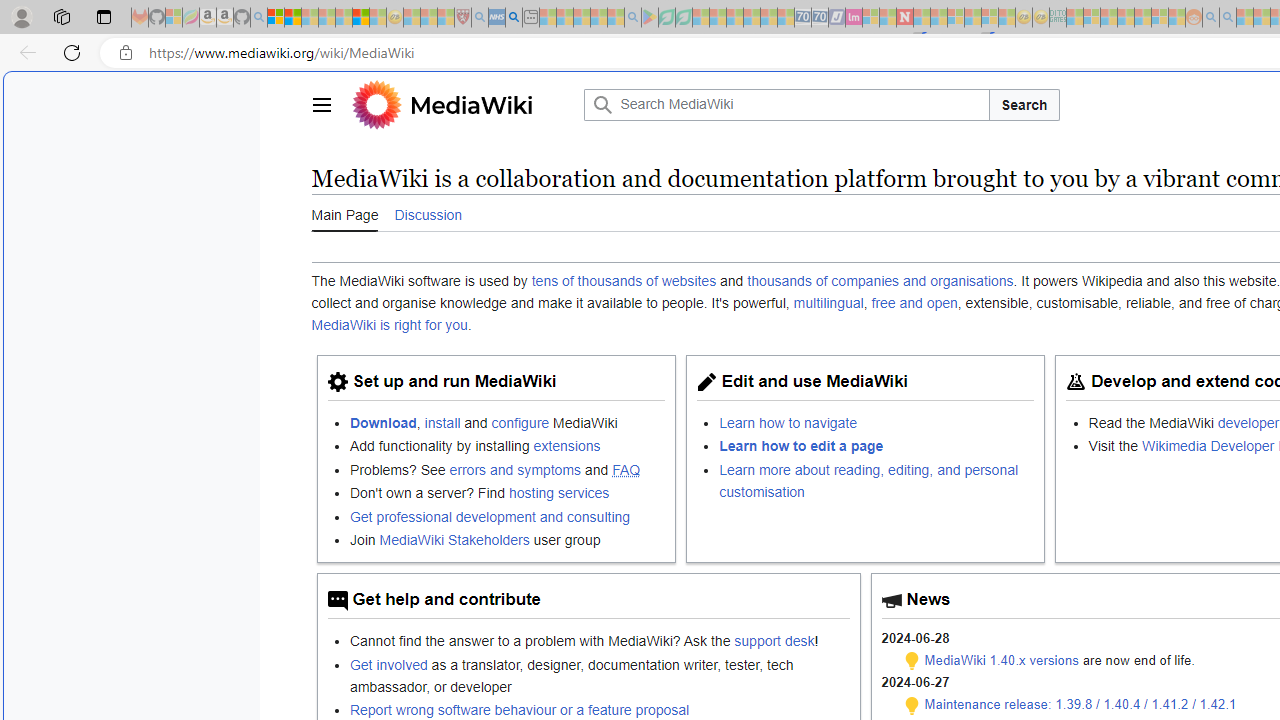 Image resolution: width=1280 pixels, height=720 pixels. I want to click on 'MediaWiki', so click(470, 104).